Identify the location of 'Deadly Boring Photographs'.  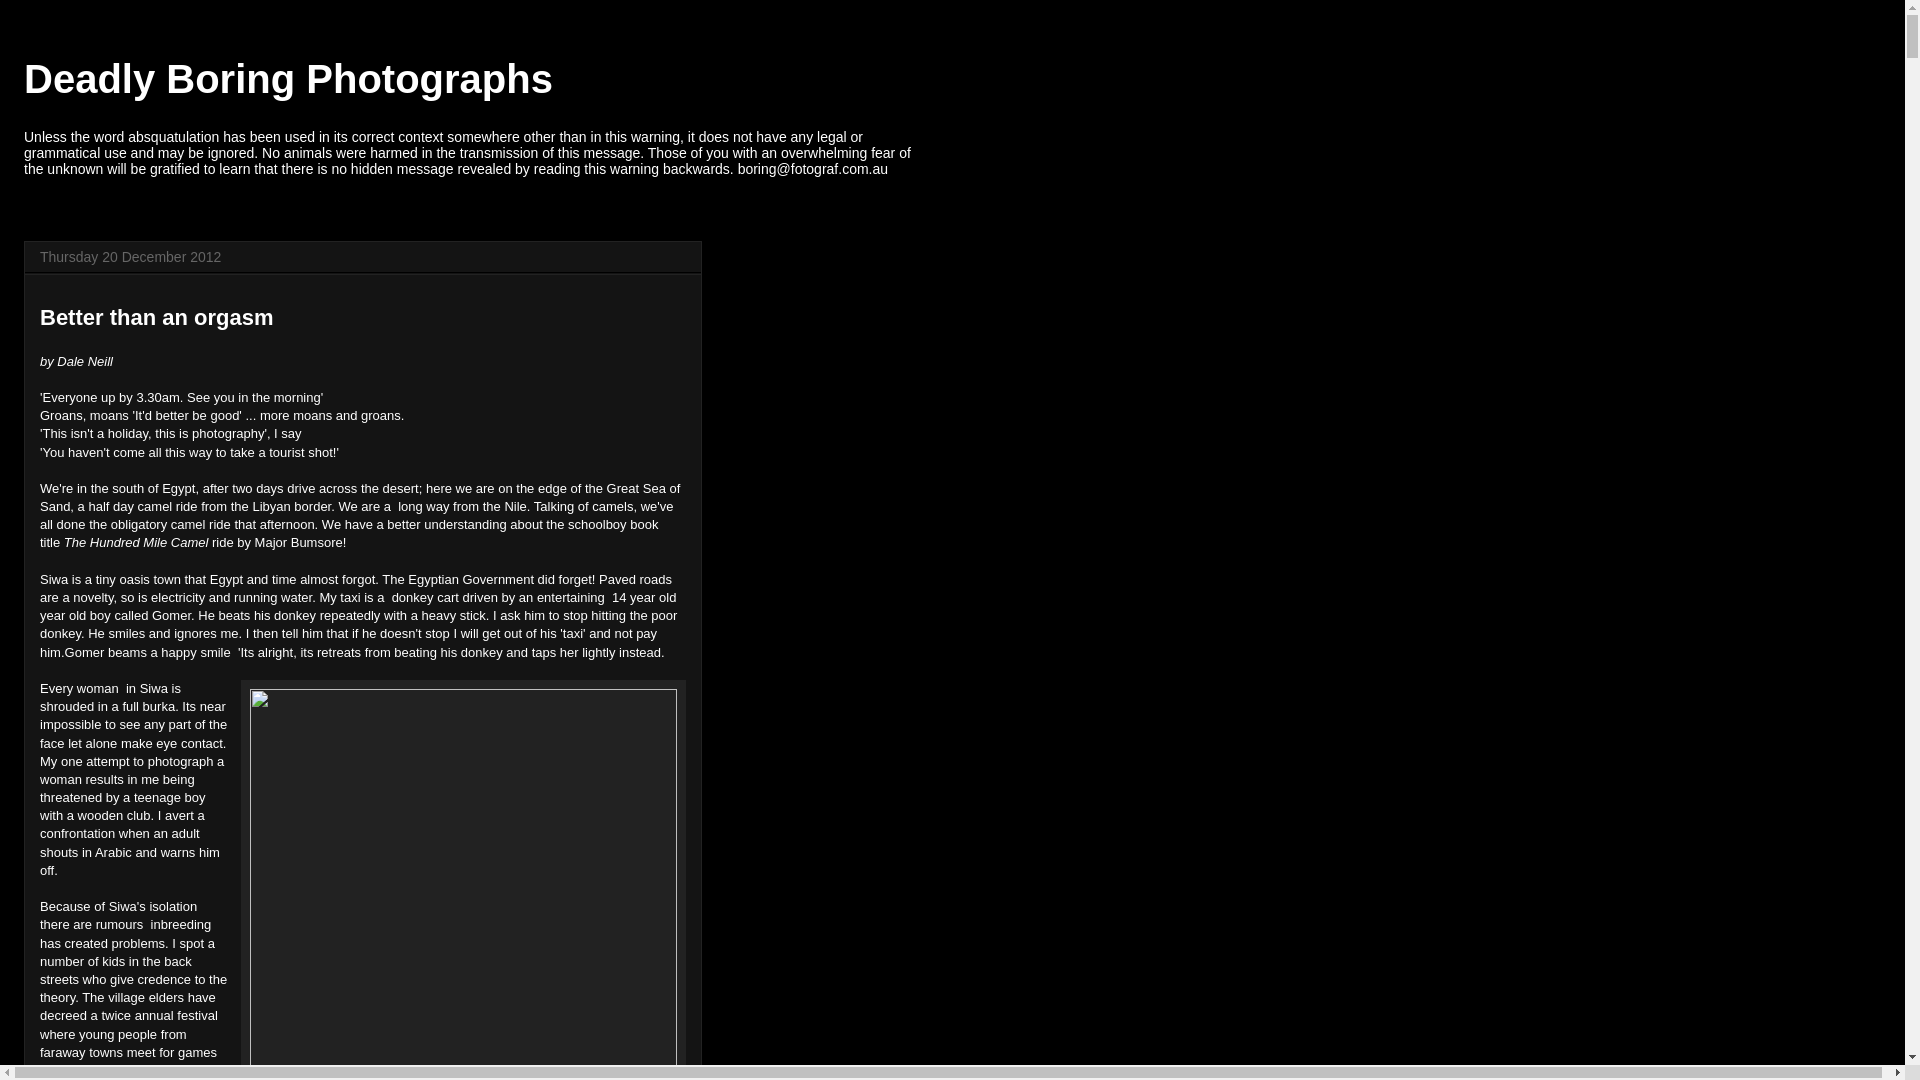
(287, 77).